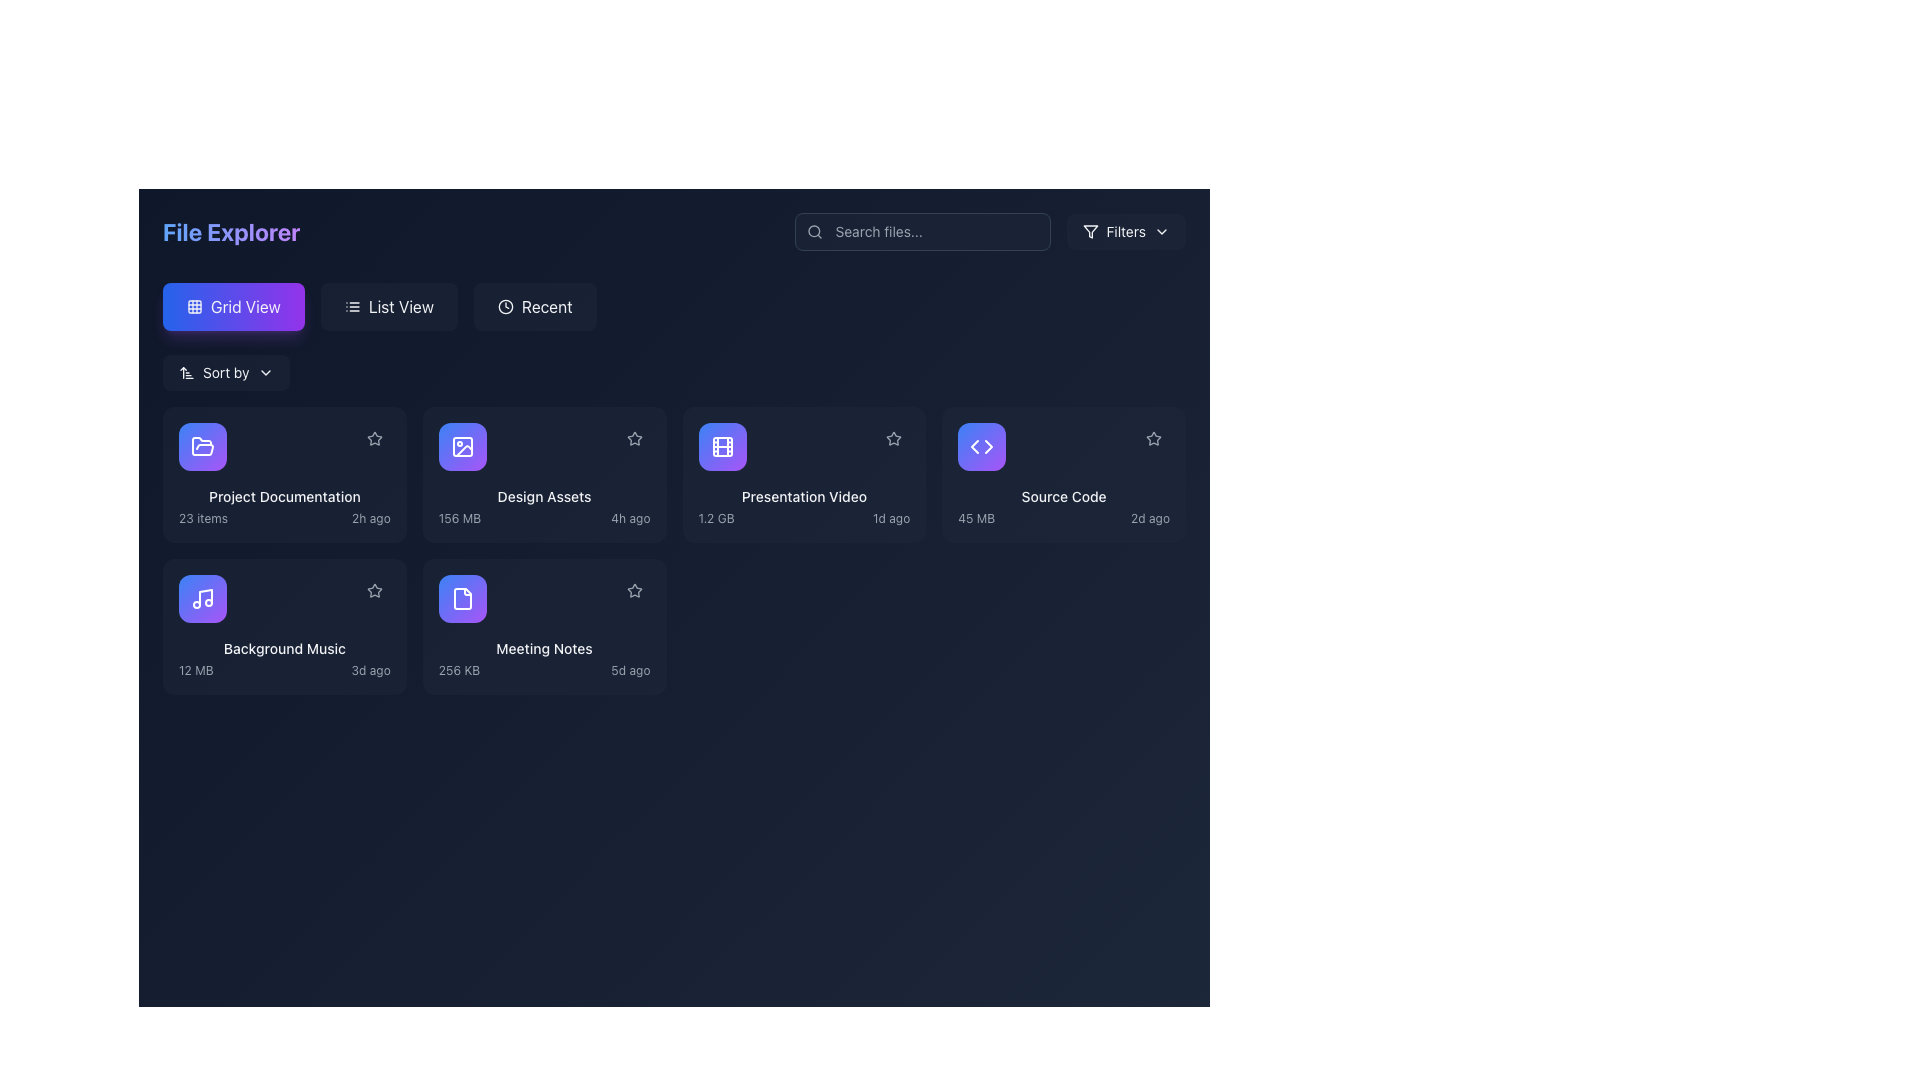 Image resolution: width=1920 pixels, height=1080 pixels. I want to click on the outlined star-shaped button in the top-right corner of the 'Presentation Video' card to mark it as favorite, so click(893, 437).